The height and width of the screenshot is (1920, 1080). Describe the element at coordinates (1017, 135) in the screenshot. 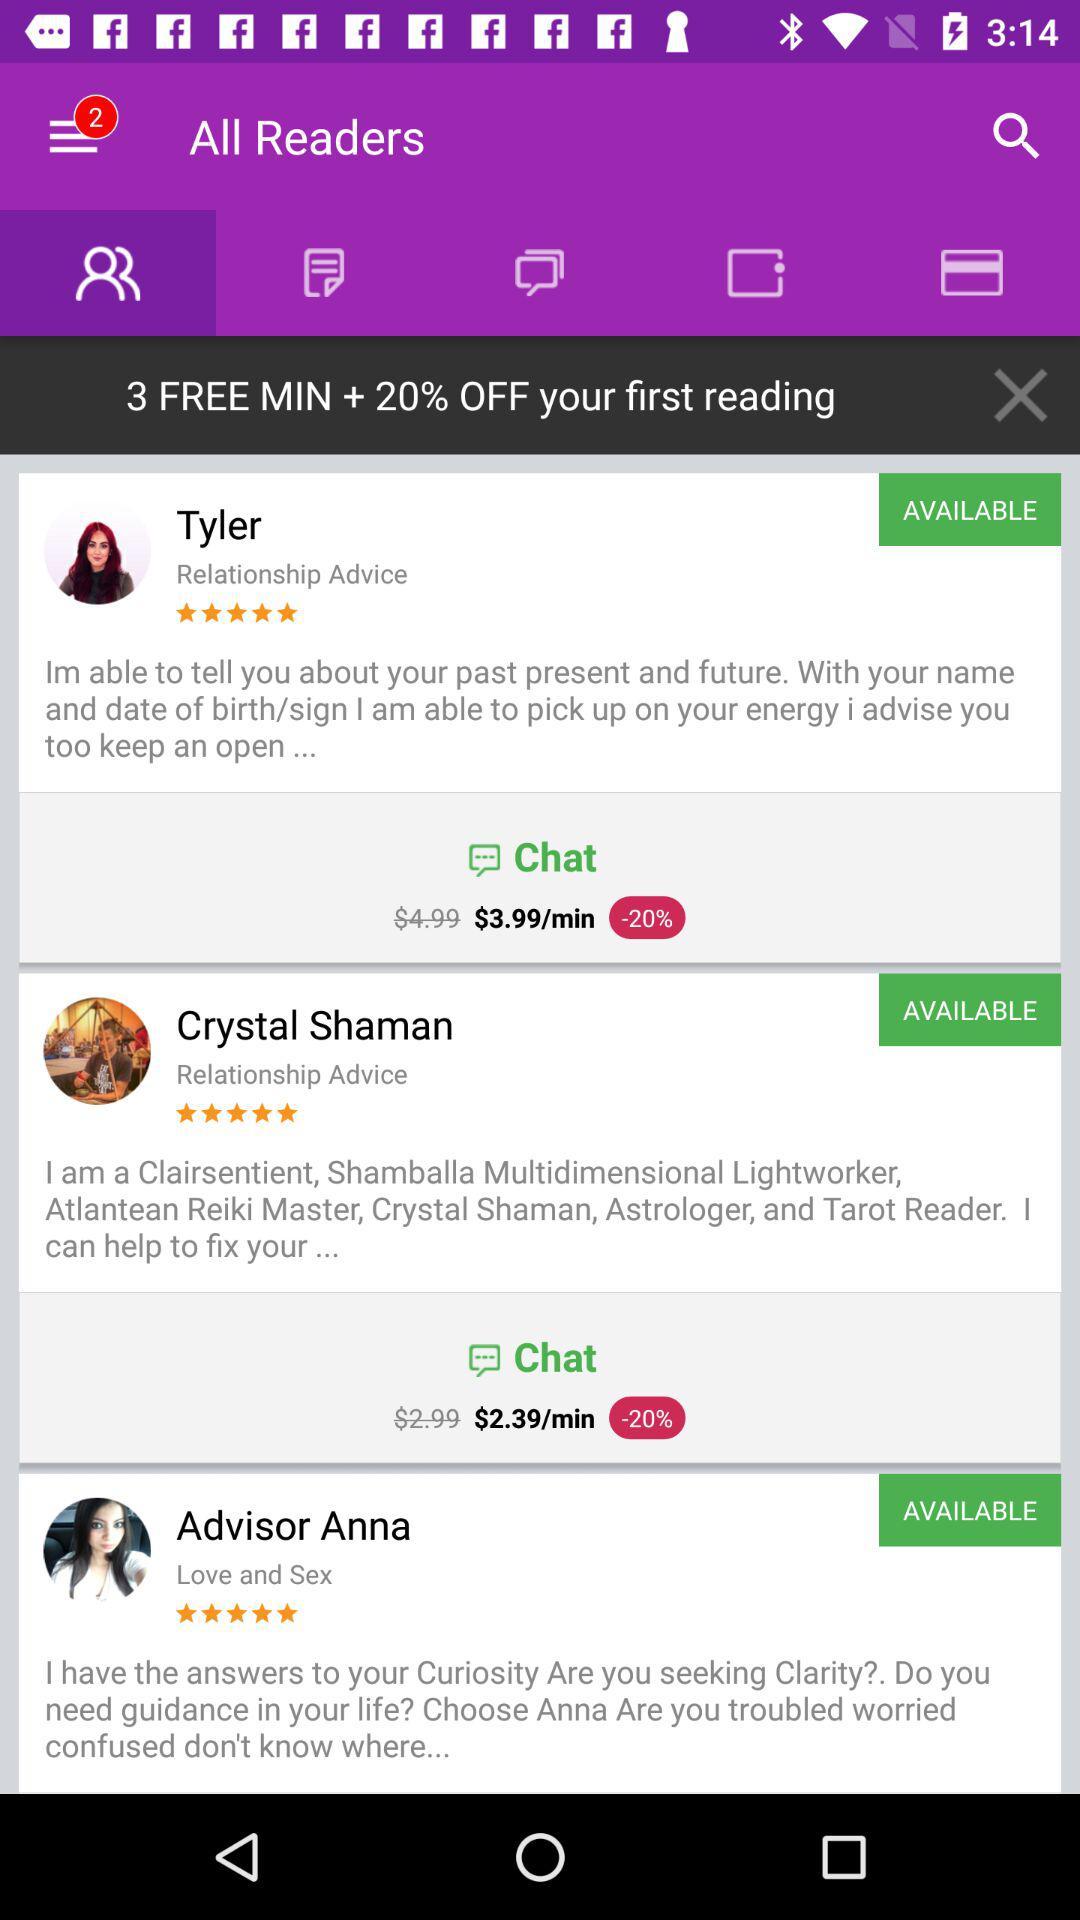

I see `icon to the right of the all readers icon` at that location.